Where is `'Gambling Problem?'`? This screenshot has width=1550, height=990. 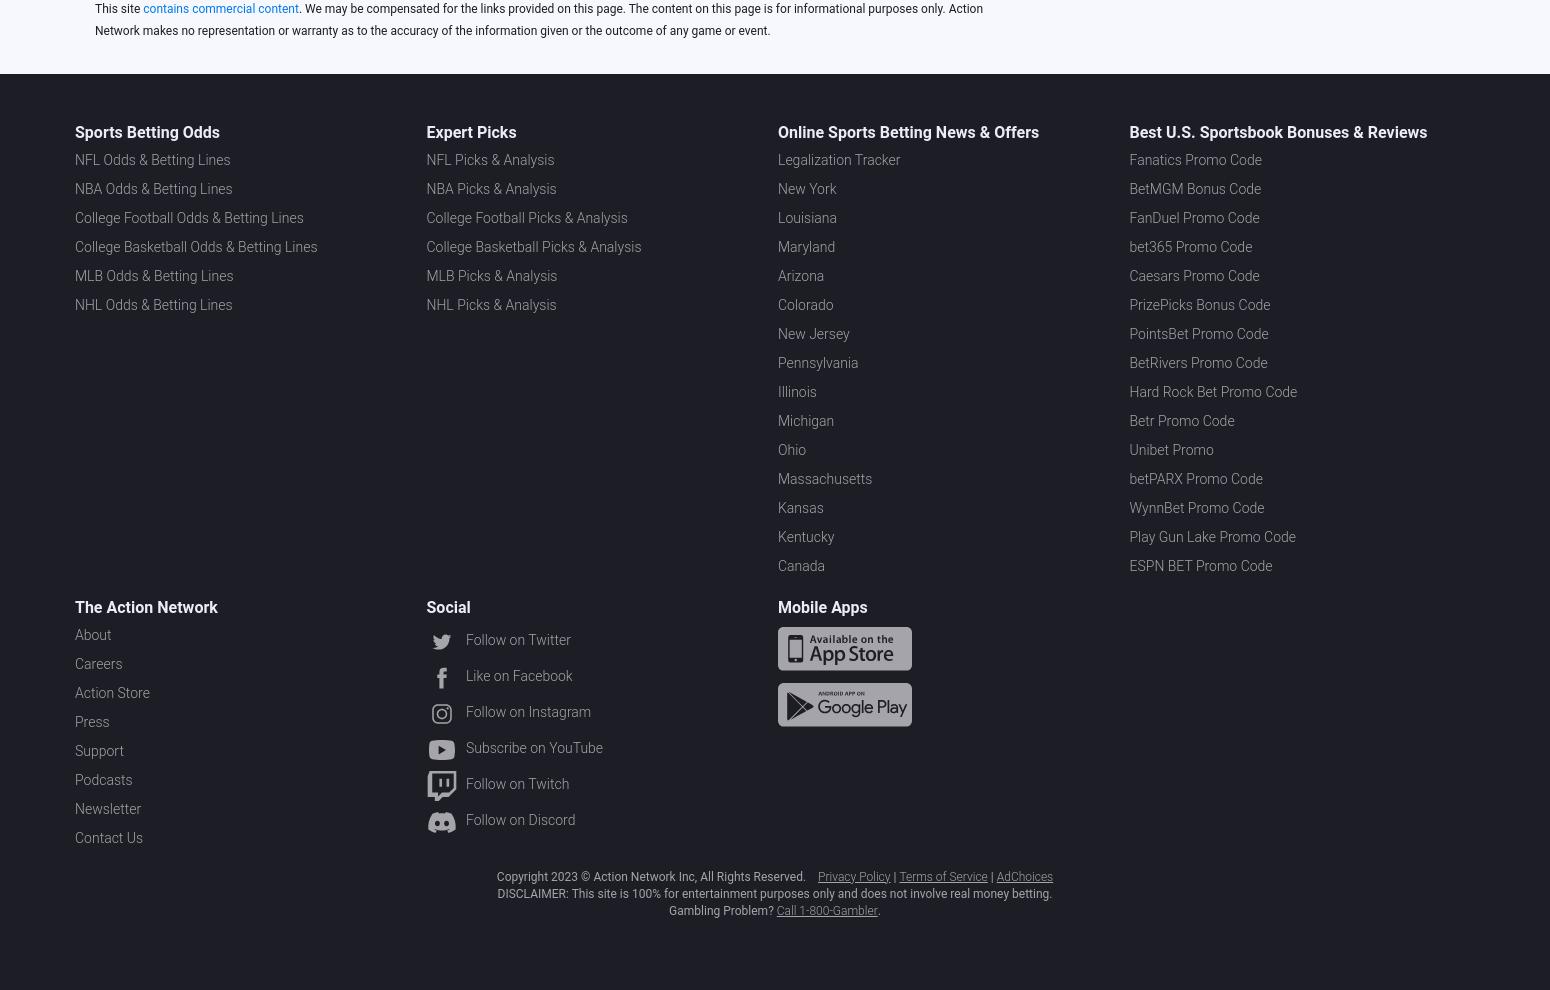 'Gambling Problem?' is located at coordinates (722, 909).